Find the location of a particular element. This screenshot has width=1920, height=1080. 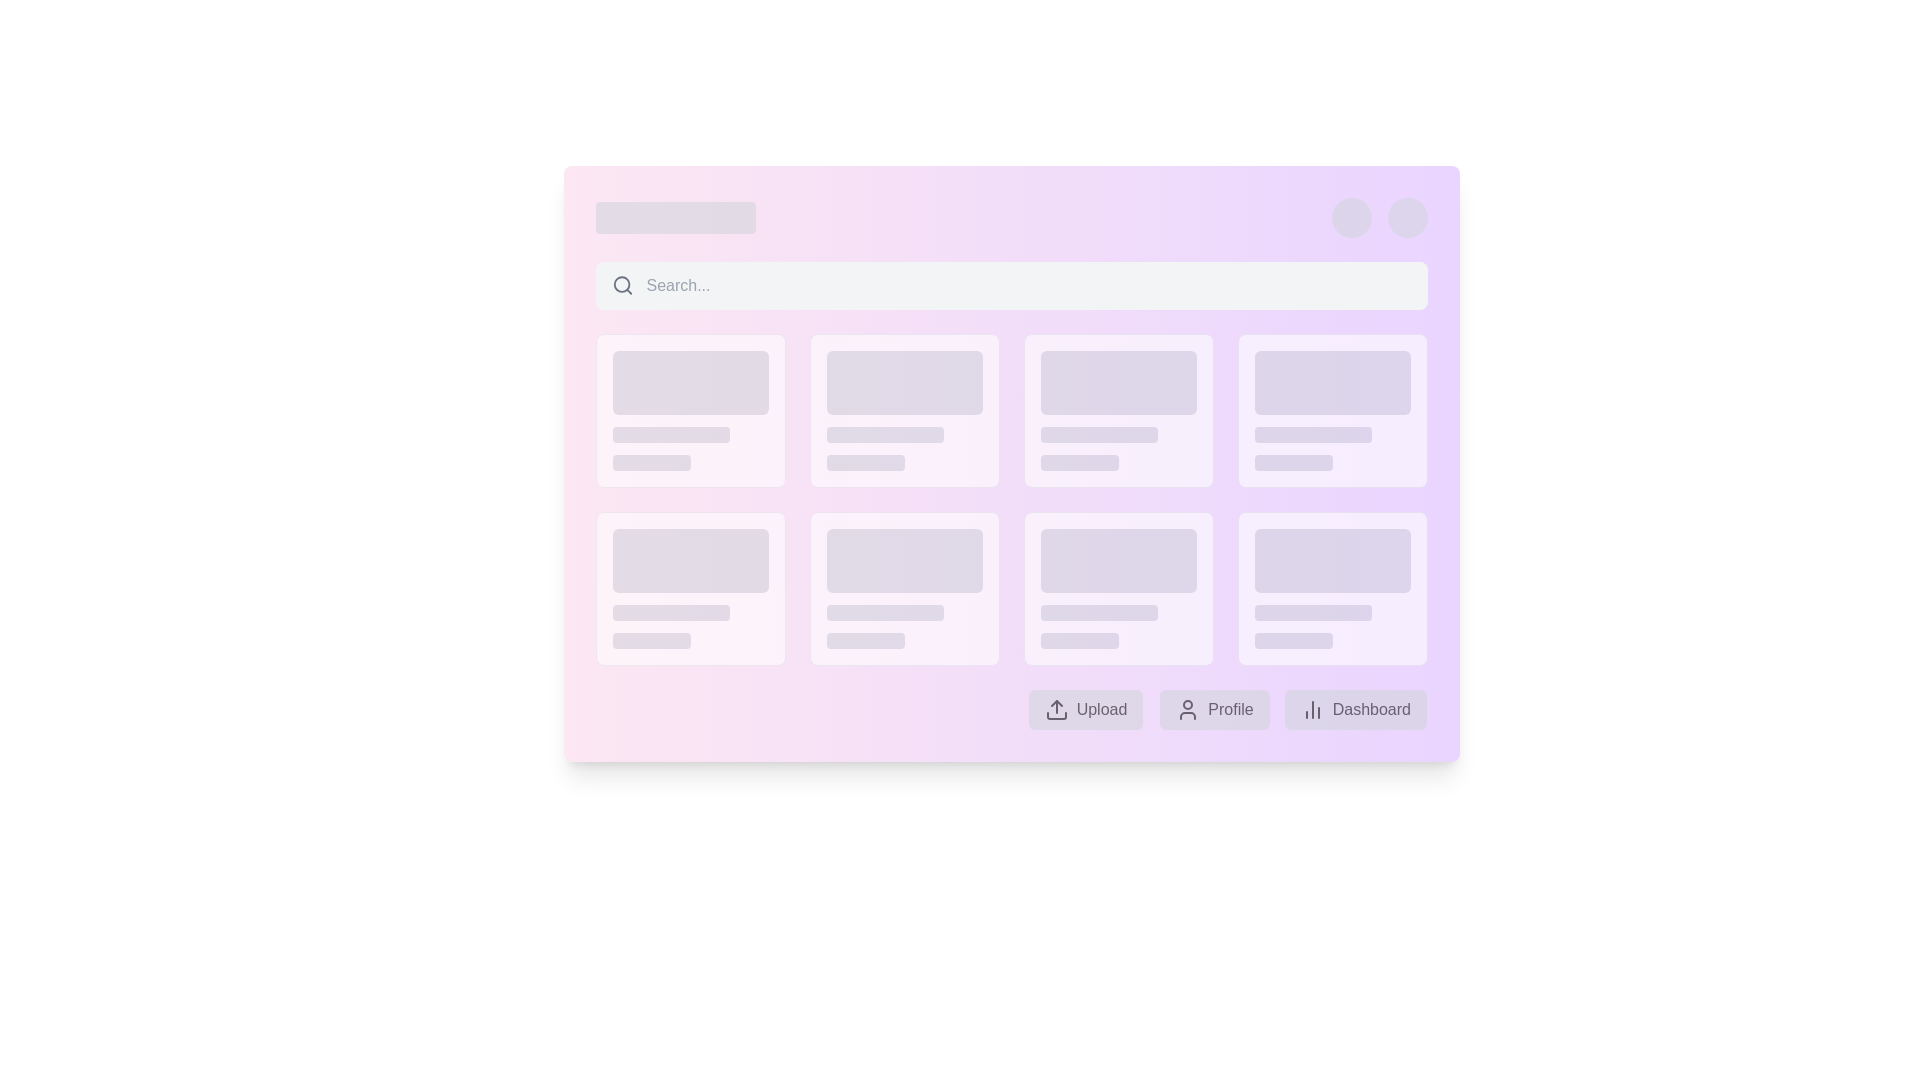

the inner circle of the magnifying glass icon, which represents the search functionality, located left of the search bar is located at coordinates (621, 285).